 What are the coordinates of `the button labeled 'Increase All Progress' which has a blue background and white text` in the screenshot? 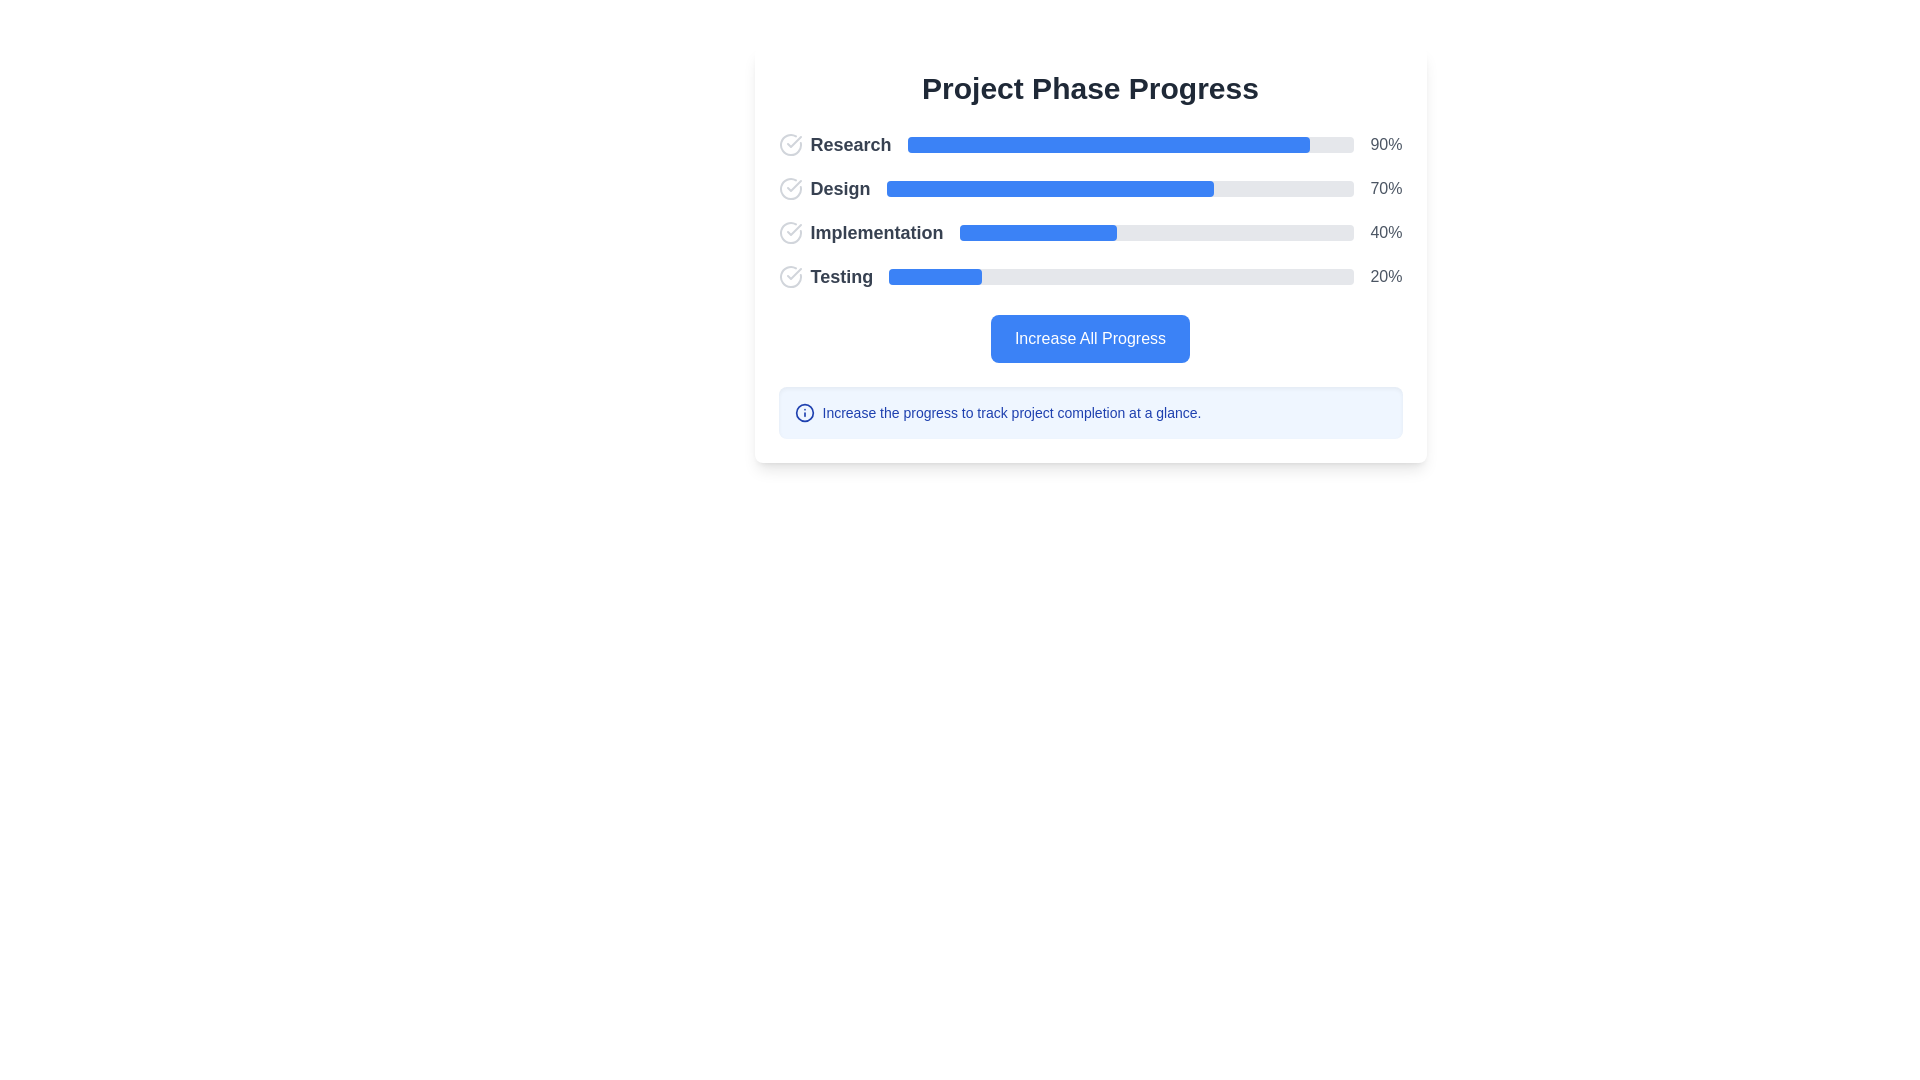 It's located at (1089, 338).